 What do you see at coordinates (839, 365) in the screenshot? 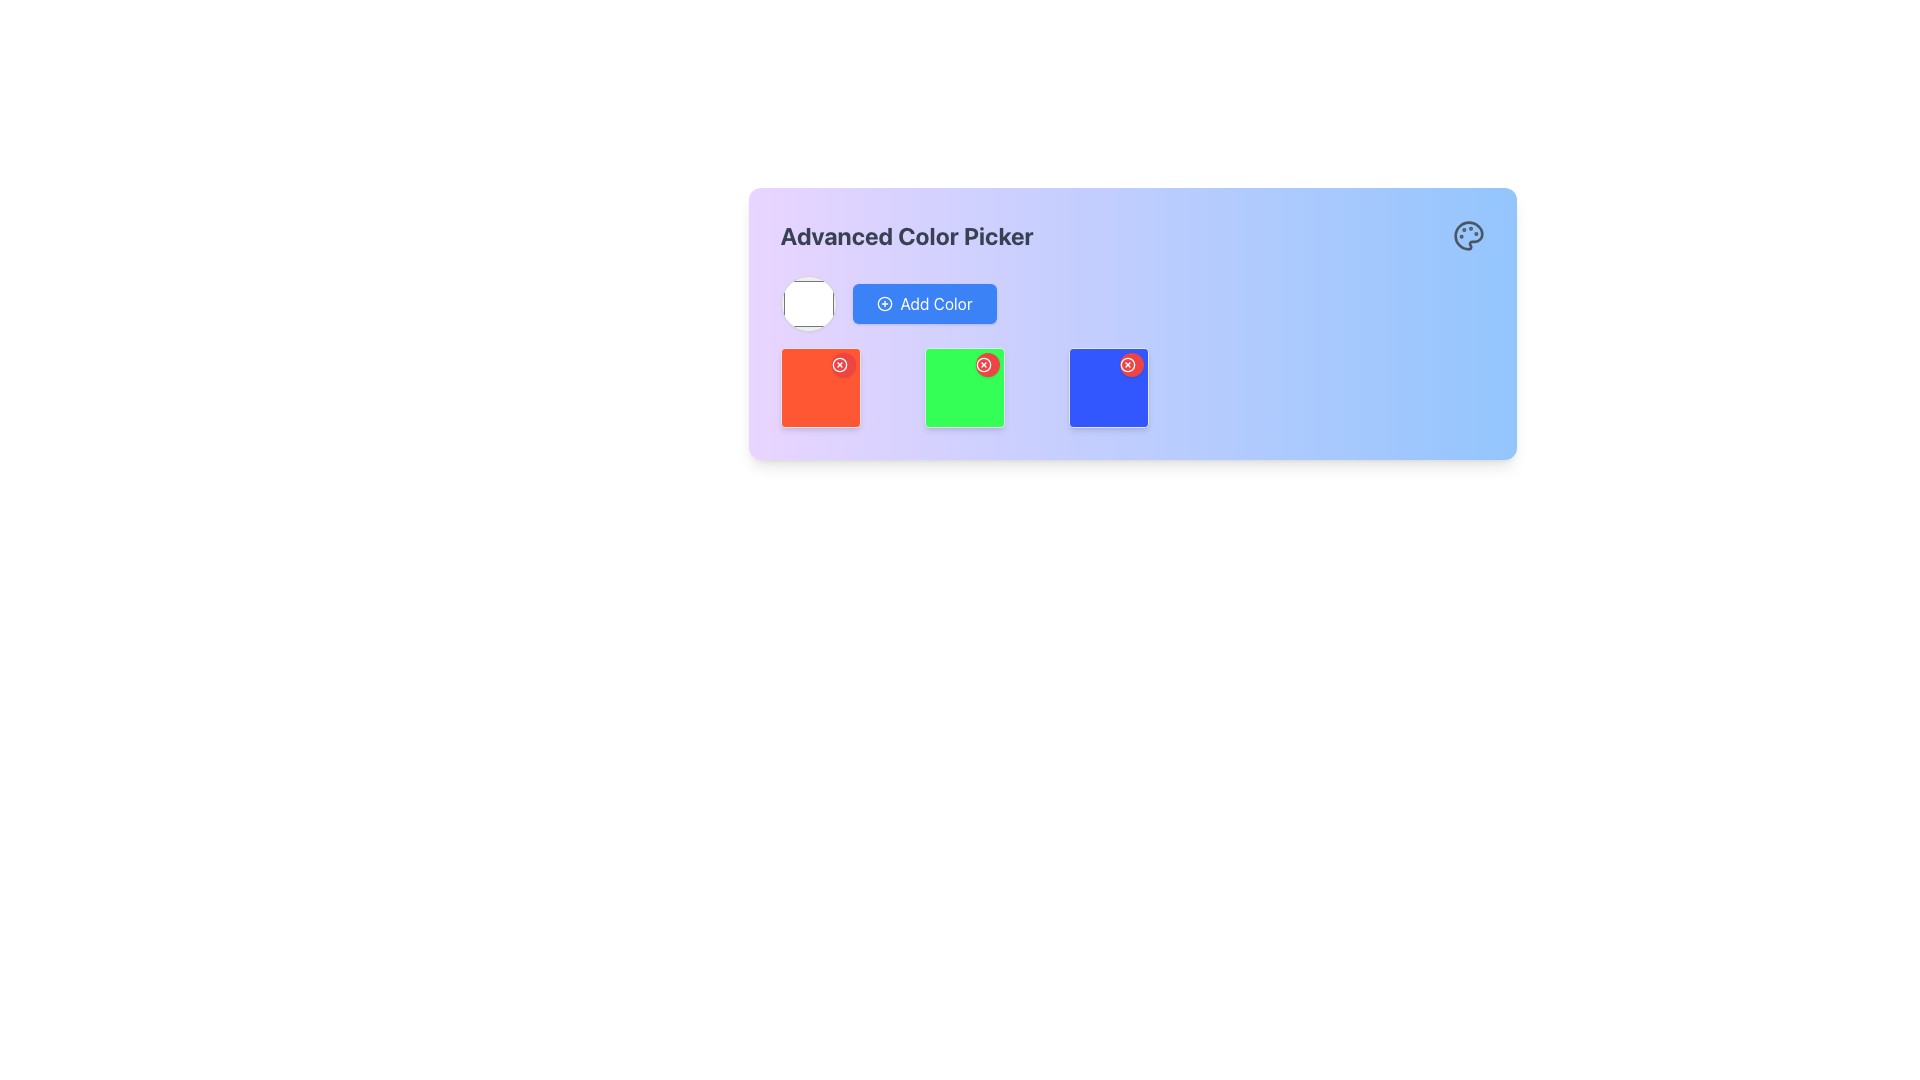
I see `the red circular icon with a white-bordered cross to potentially display a tooltip` at bounding box center [839, 365].